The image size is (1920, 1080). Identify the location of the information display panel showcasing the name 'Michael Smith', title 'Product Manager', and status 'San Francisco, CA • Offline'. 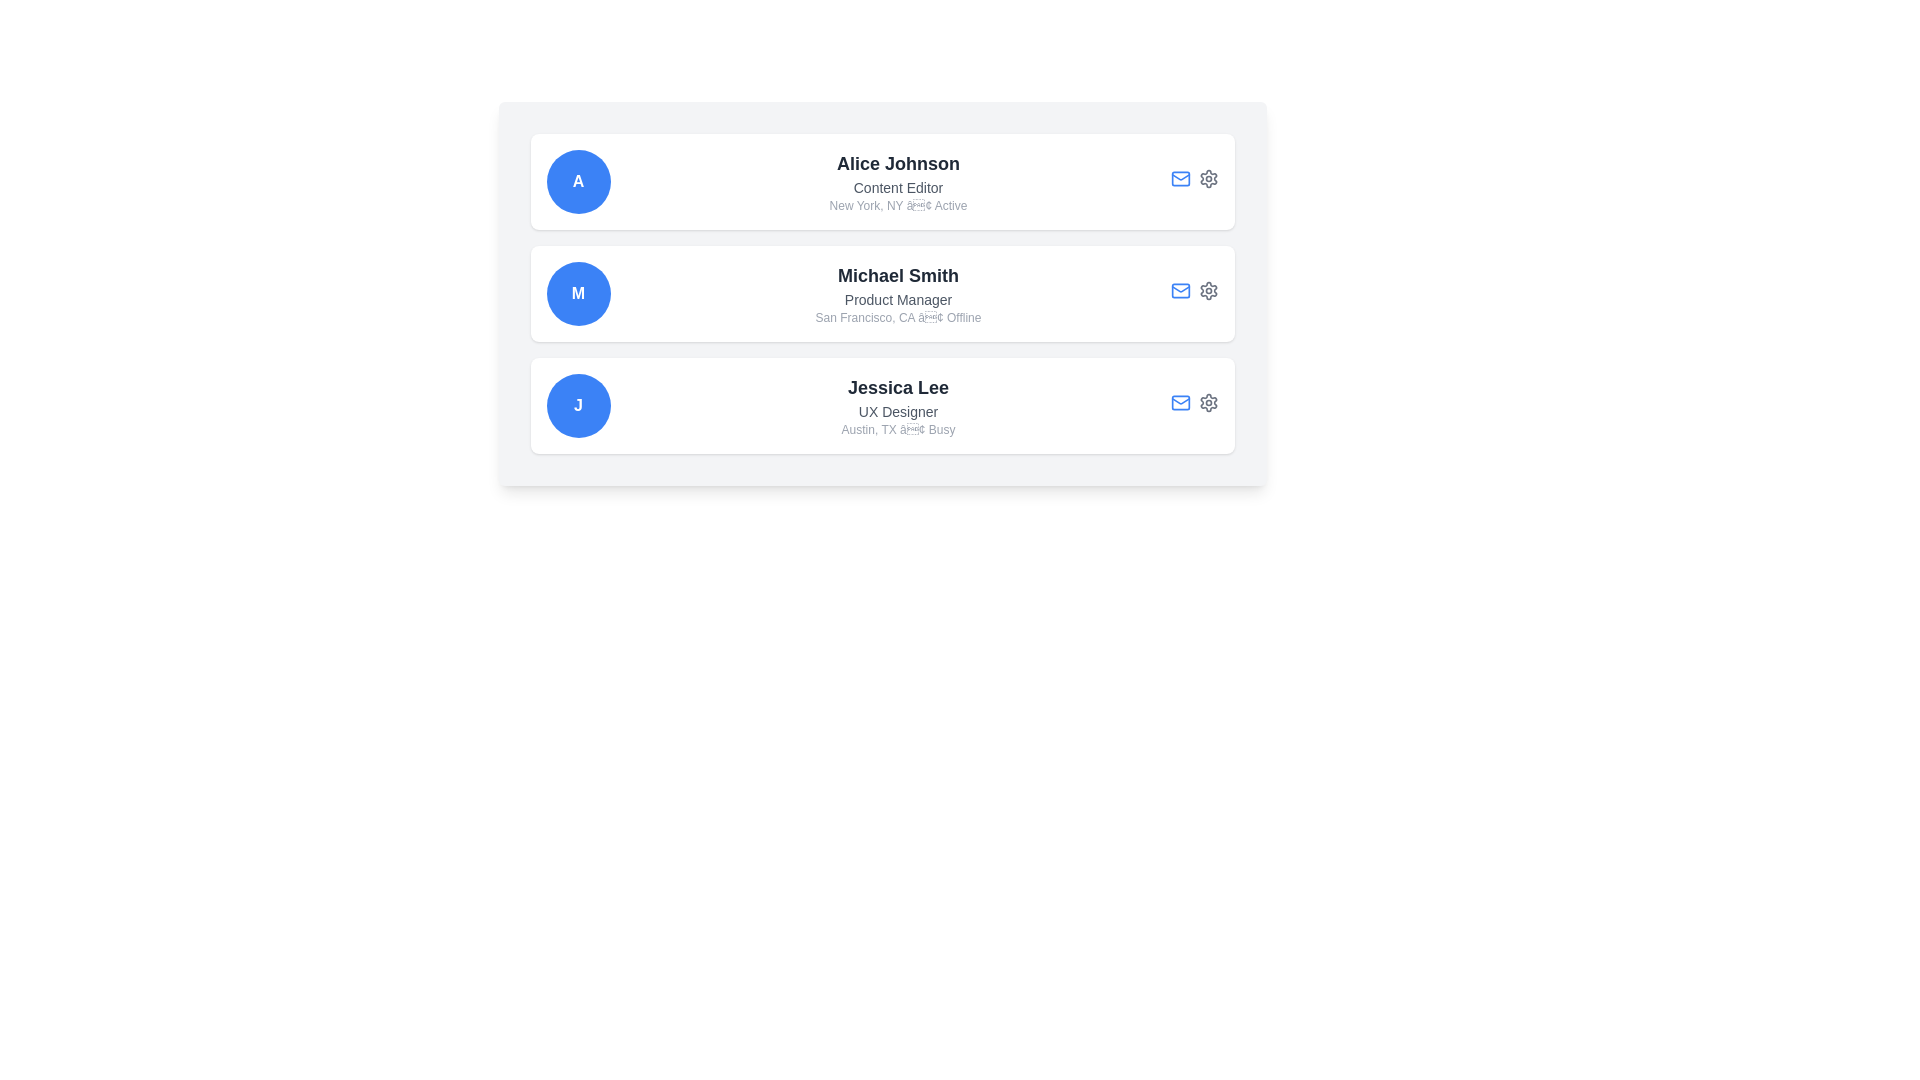
(897, 293).